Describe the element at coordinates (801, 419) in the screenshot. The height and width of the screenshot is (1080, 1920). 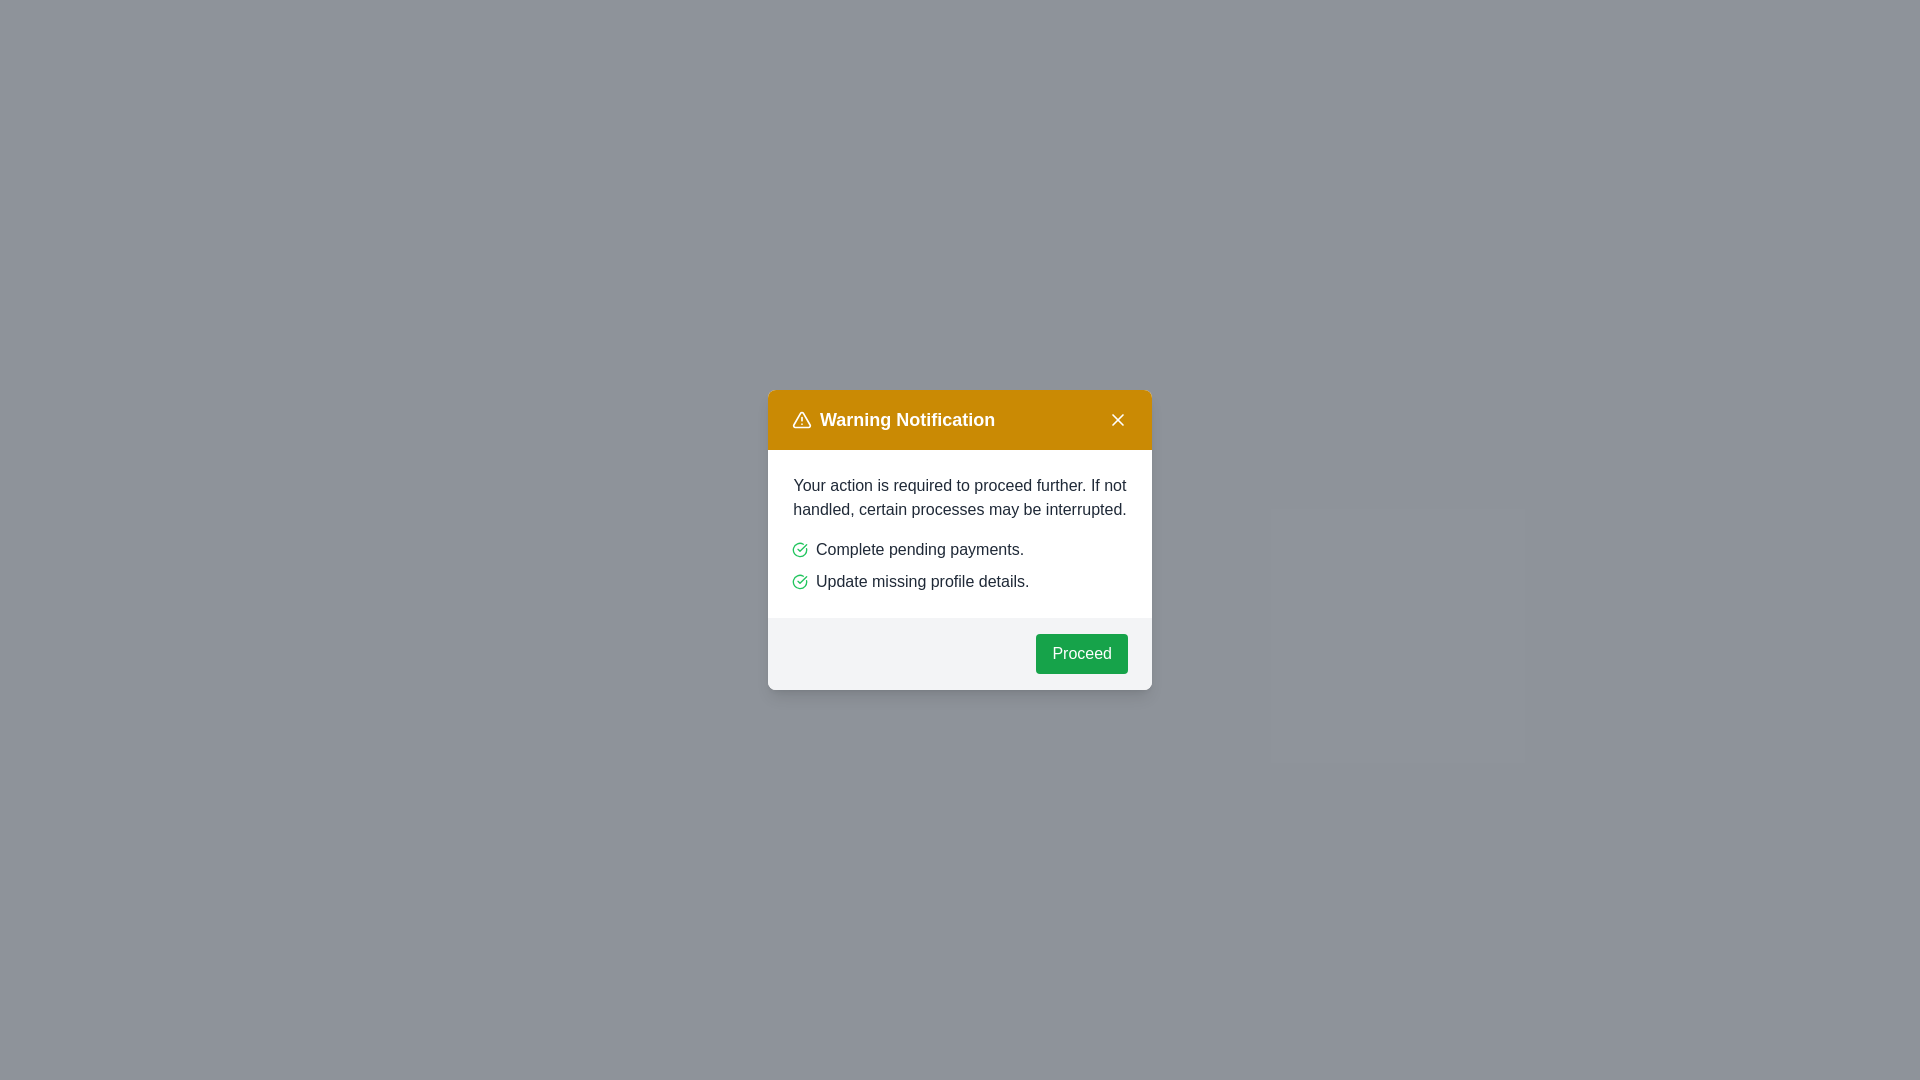
I see `the triangular warning icon located to the left of the 'Warning Notification' title text, which is styled in white with a yellow background` at that location.